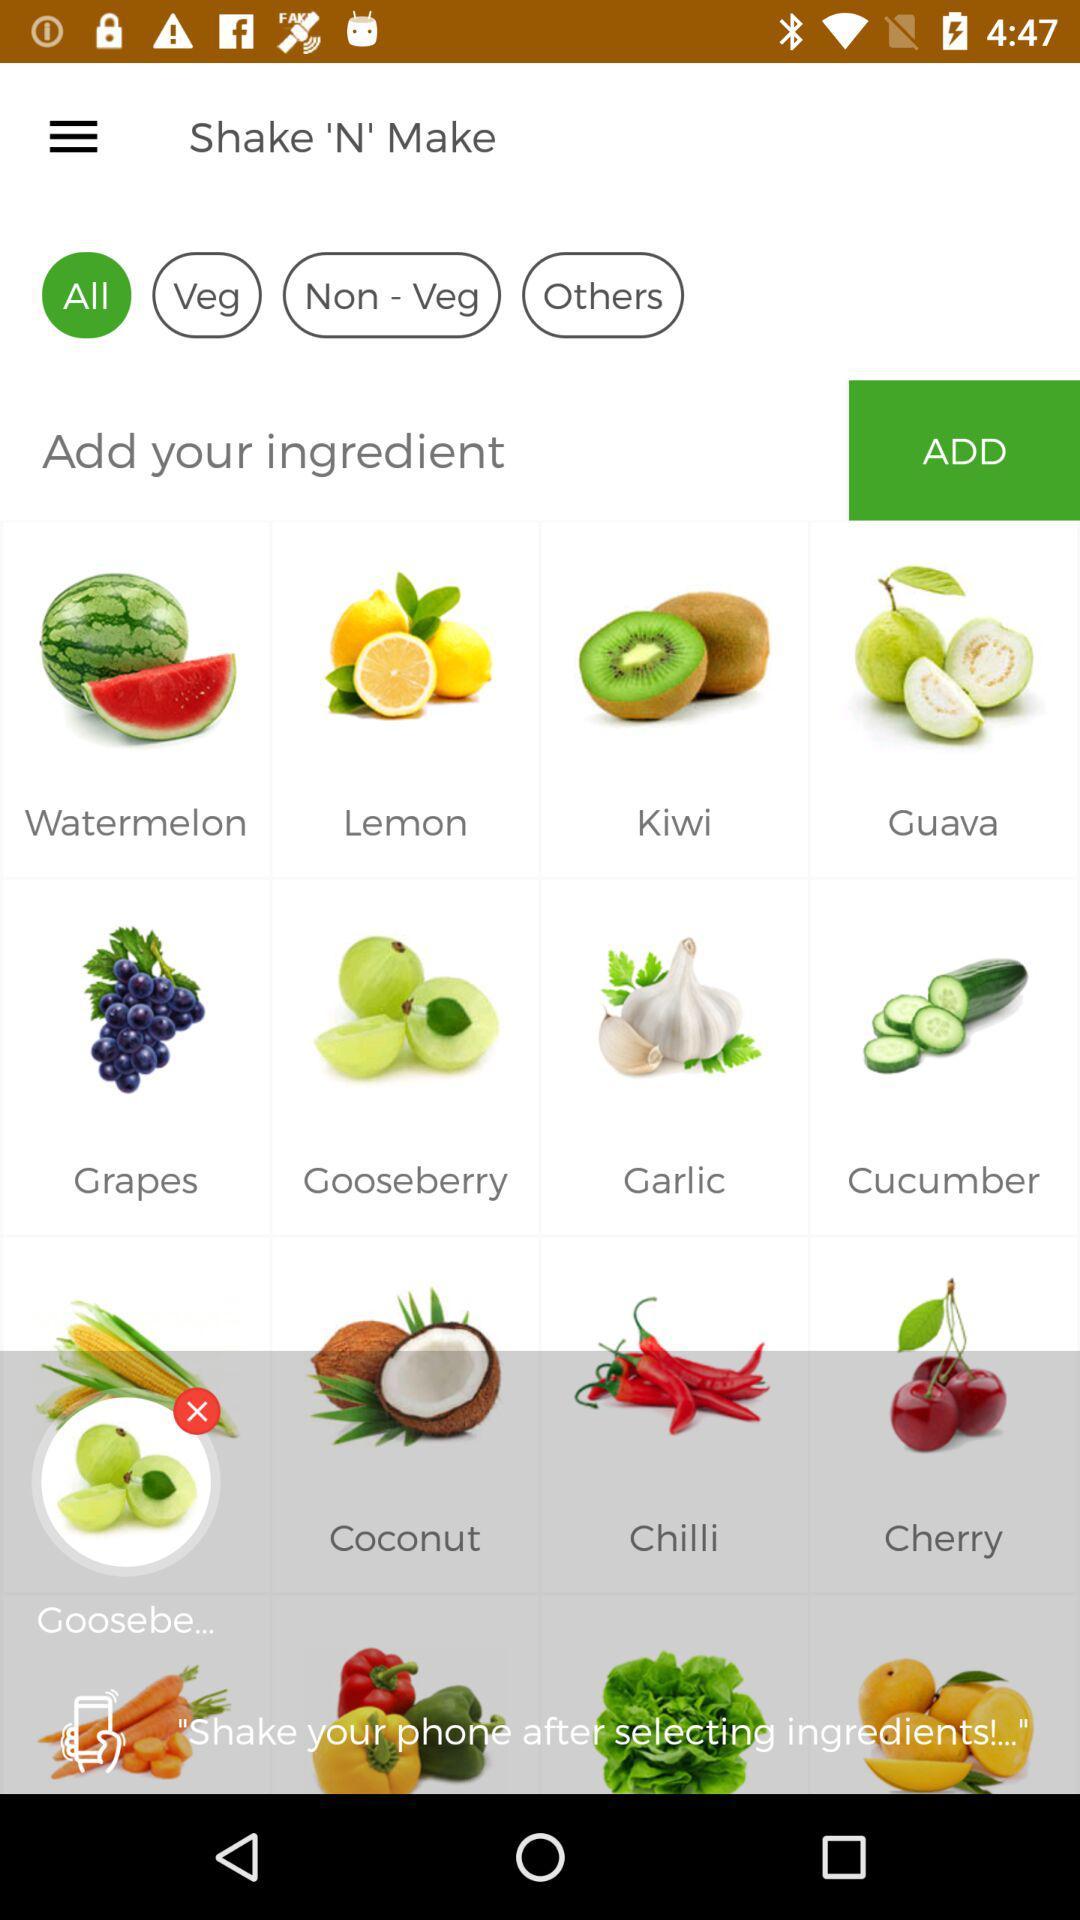 This screenshot has width=1080, height=1920. What do you see at coordinates (196, 1410) in the screenshot?
I see `delete image` at bounding box center [196, 1410].